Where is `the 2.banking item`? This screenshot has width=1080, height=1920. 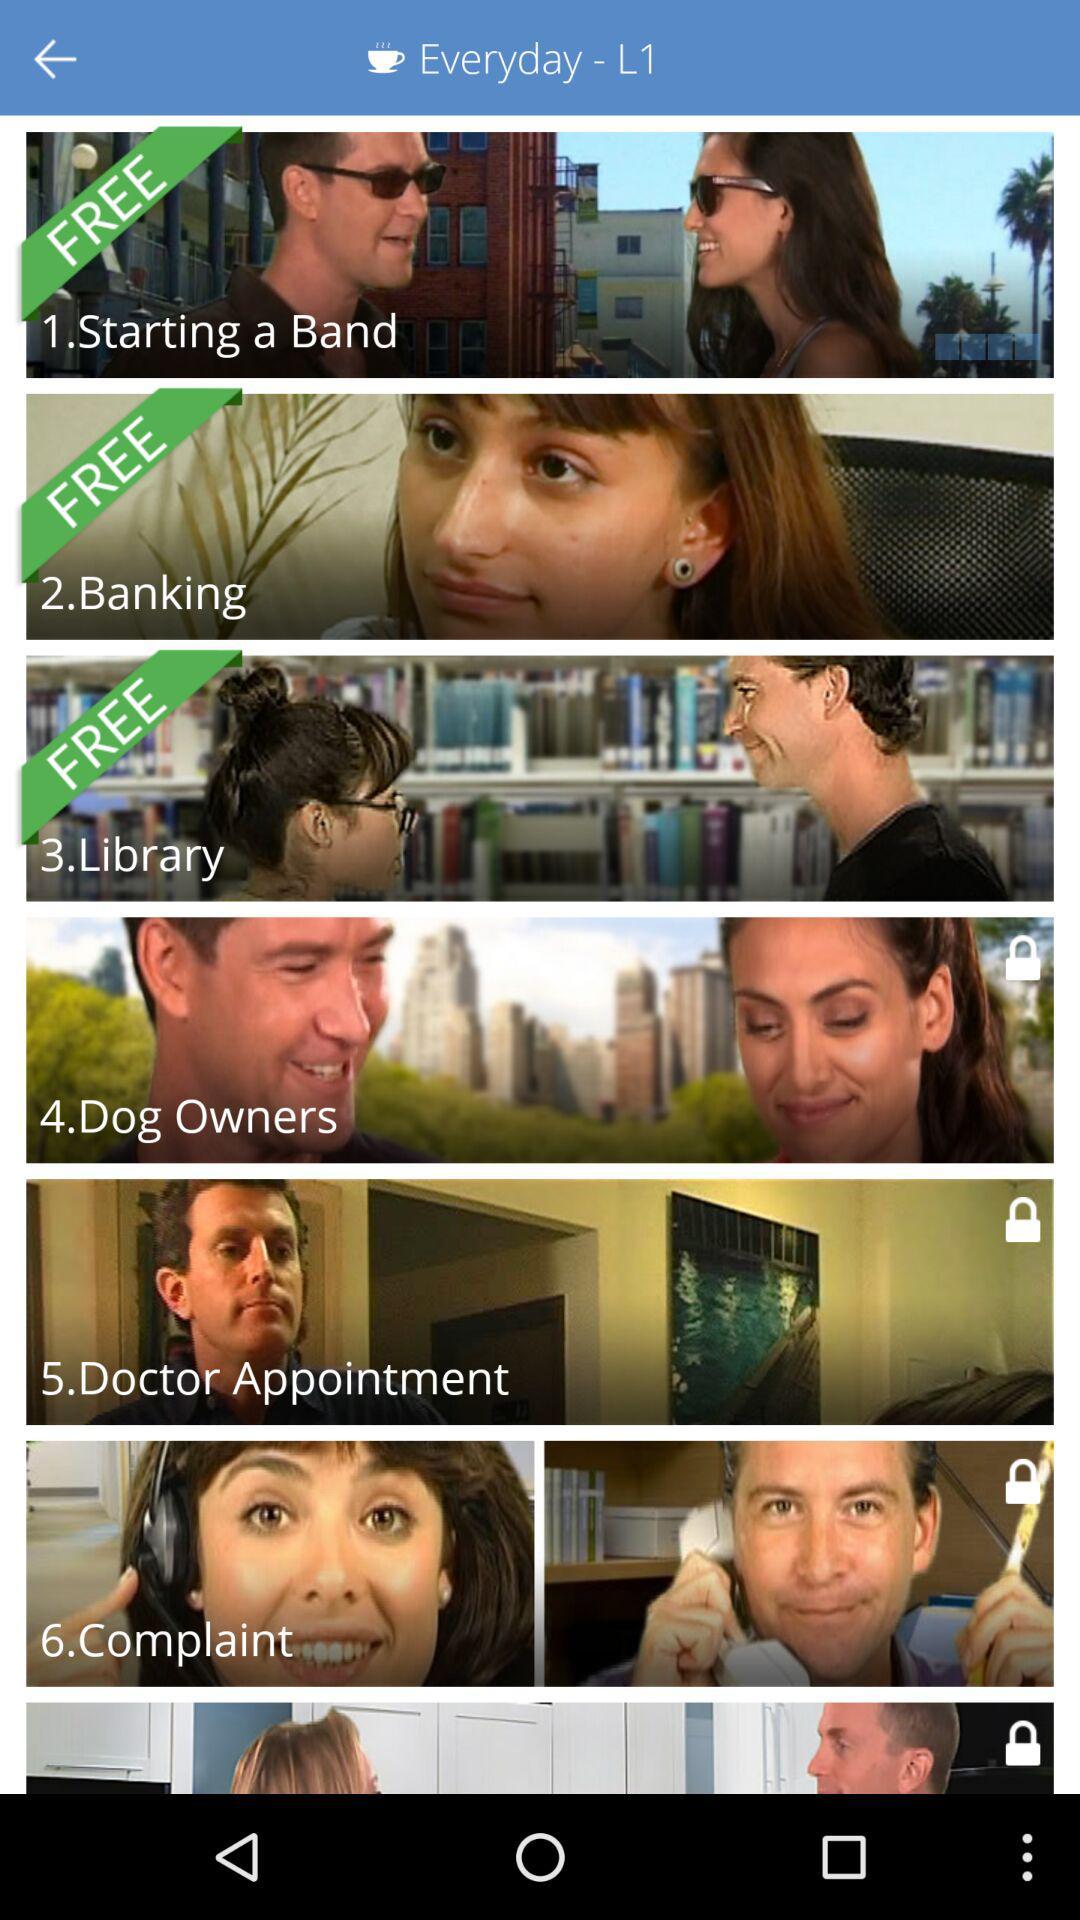
the 2.banking item is located at coordinates (142, 590).